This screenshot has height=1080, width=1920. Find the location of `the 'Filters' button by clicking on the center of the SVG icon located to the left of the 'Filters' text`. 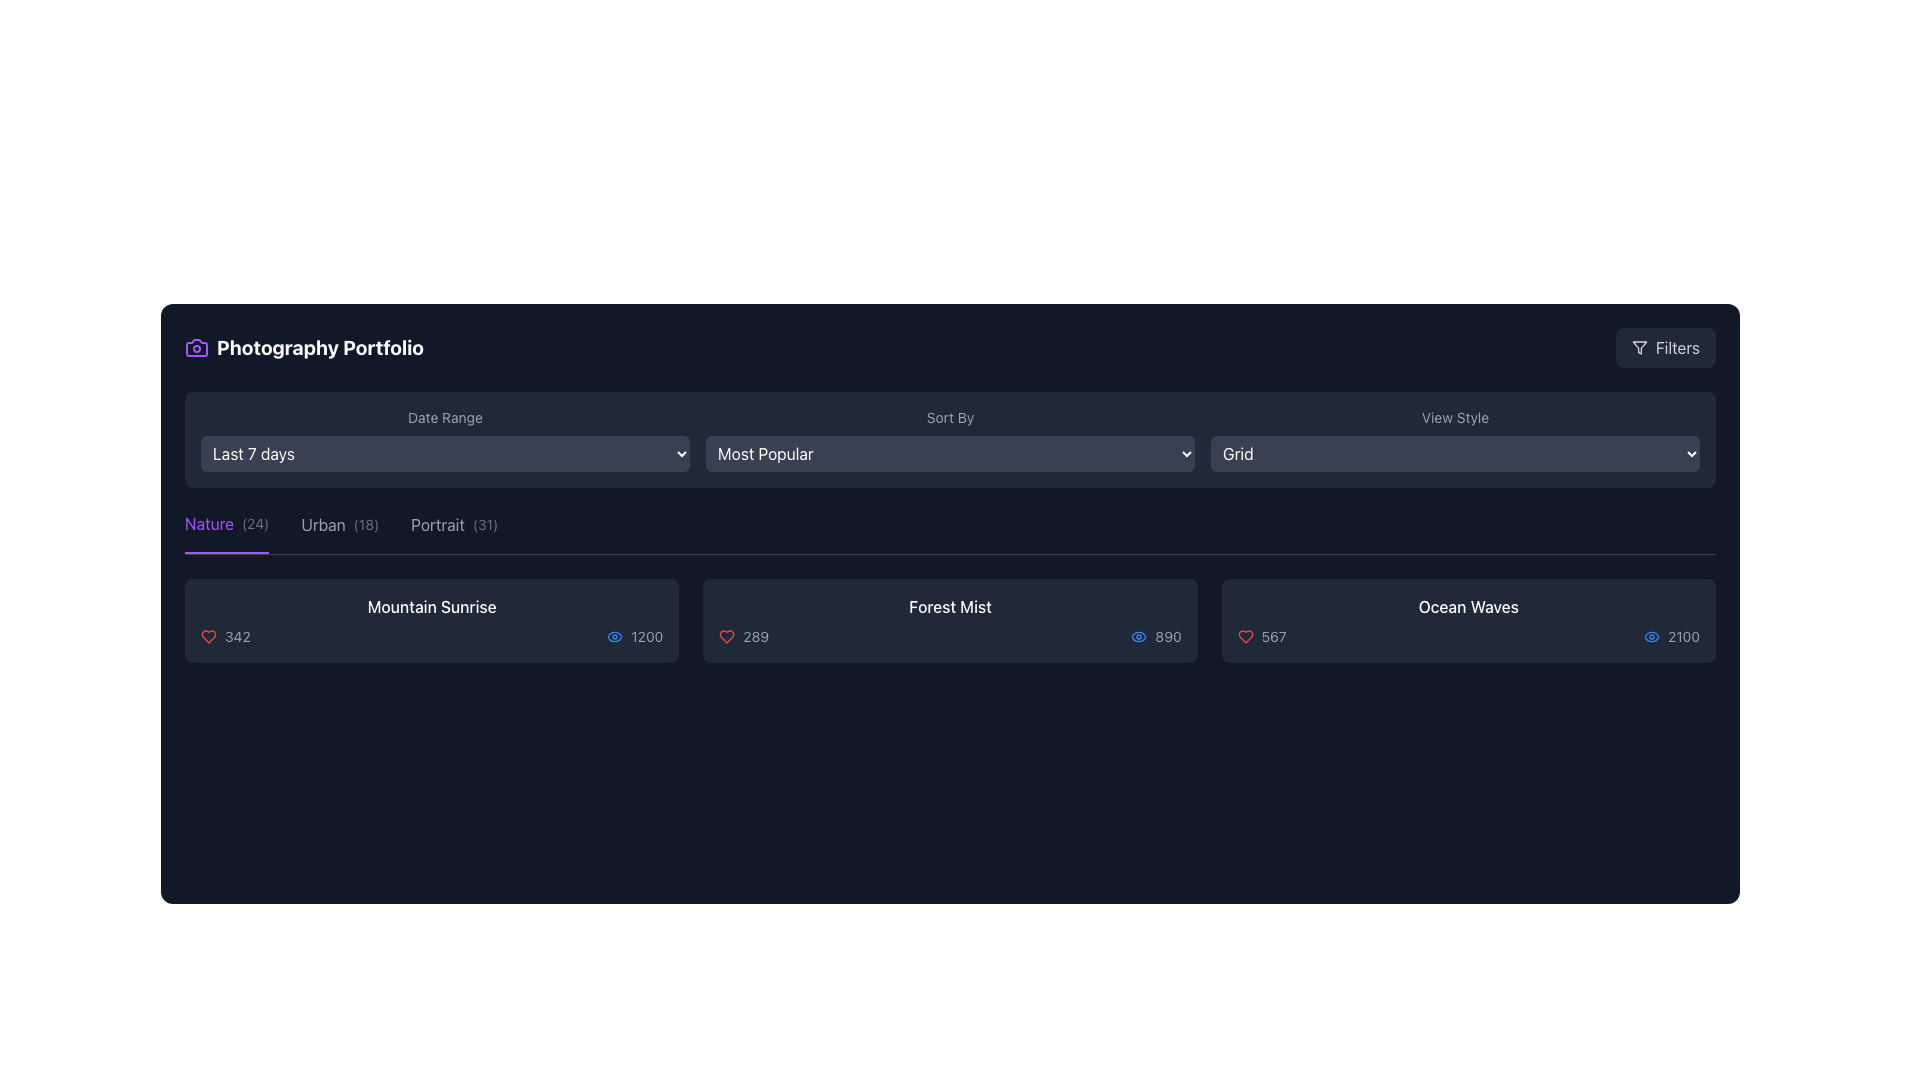

the 'Filters' button by clicking on the center of the SVG icon located to the left of the 'Filters' text is located at coordinates (1639, 346).